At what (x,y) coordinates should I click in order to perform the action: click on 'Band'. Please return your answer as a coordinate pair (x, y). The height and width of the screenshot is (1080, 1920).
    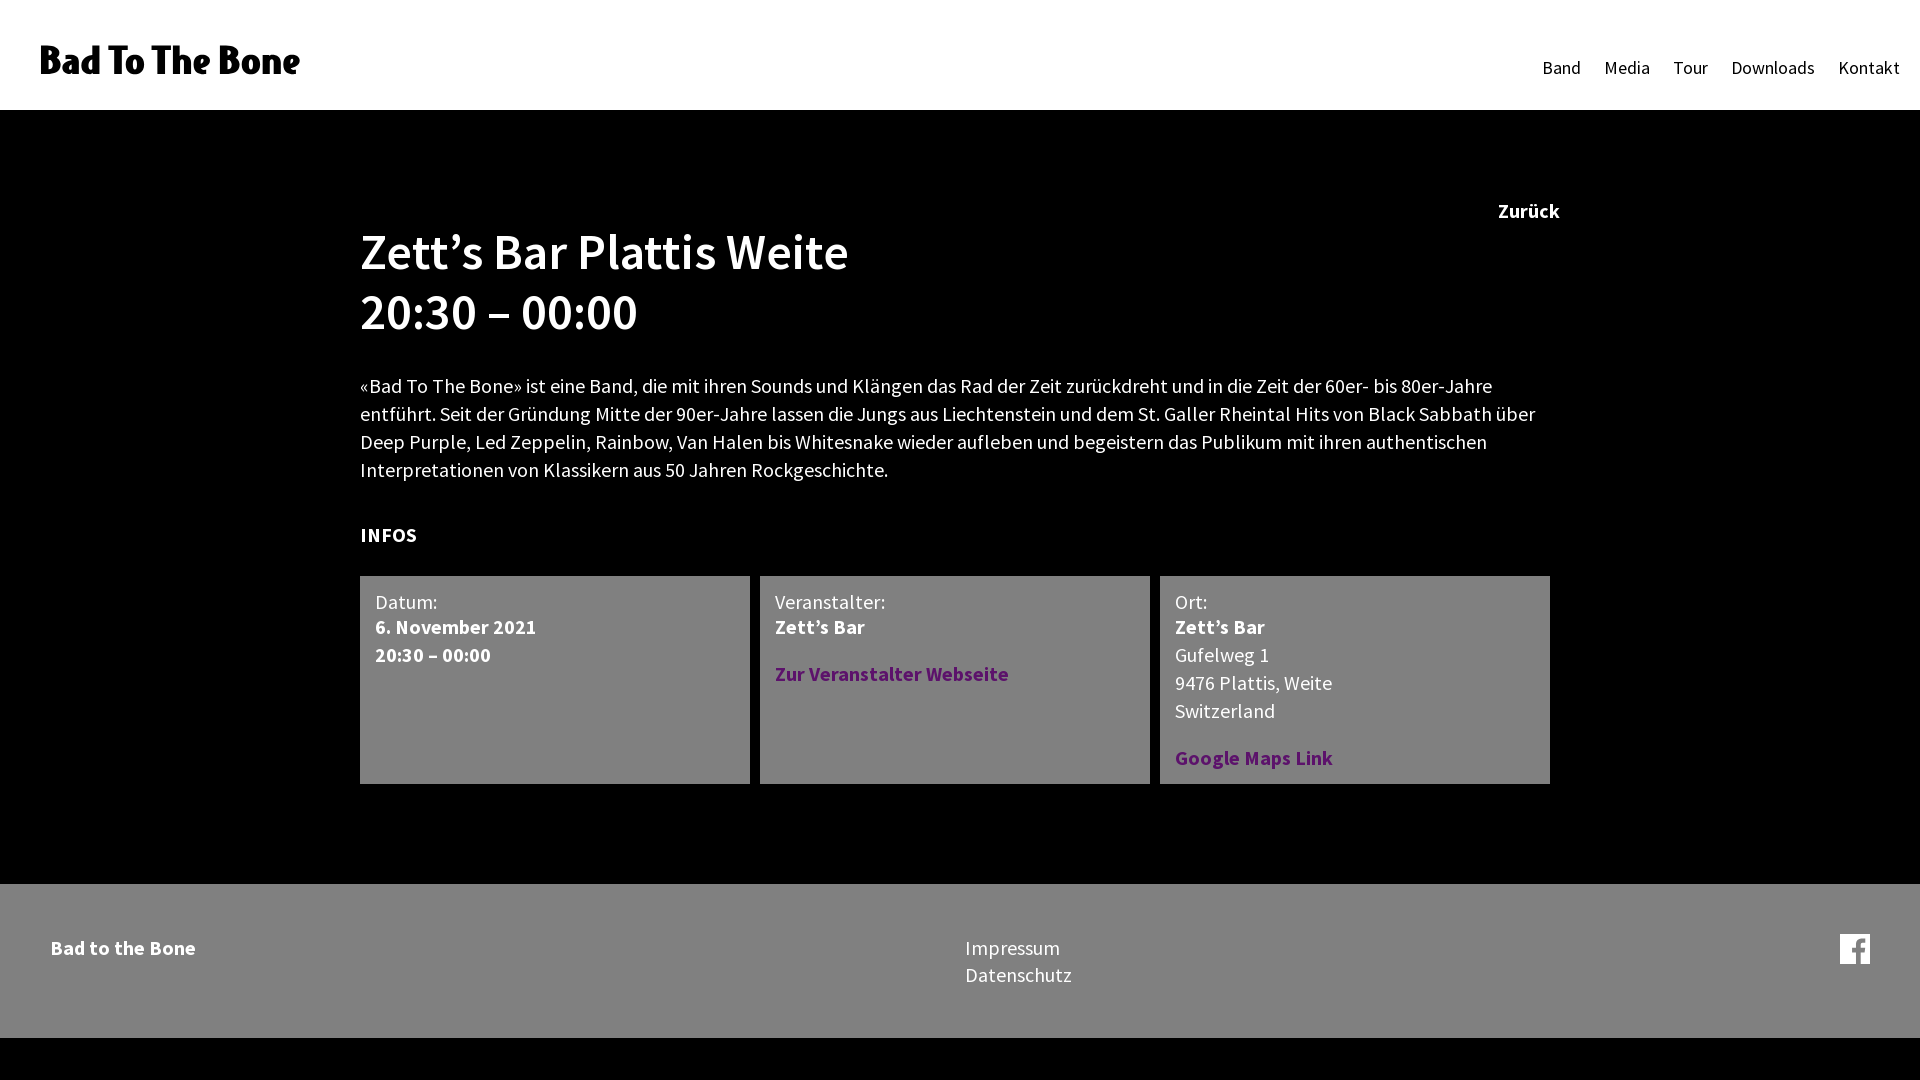
    Looking at the image, I should click on (1560, 67).